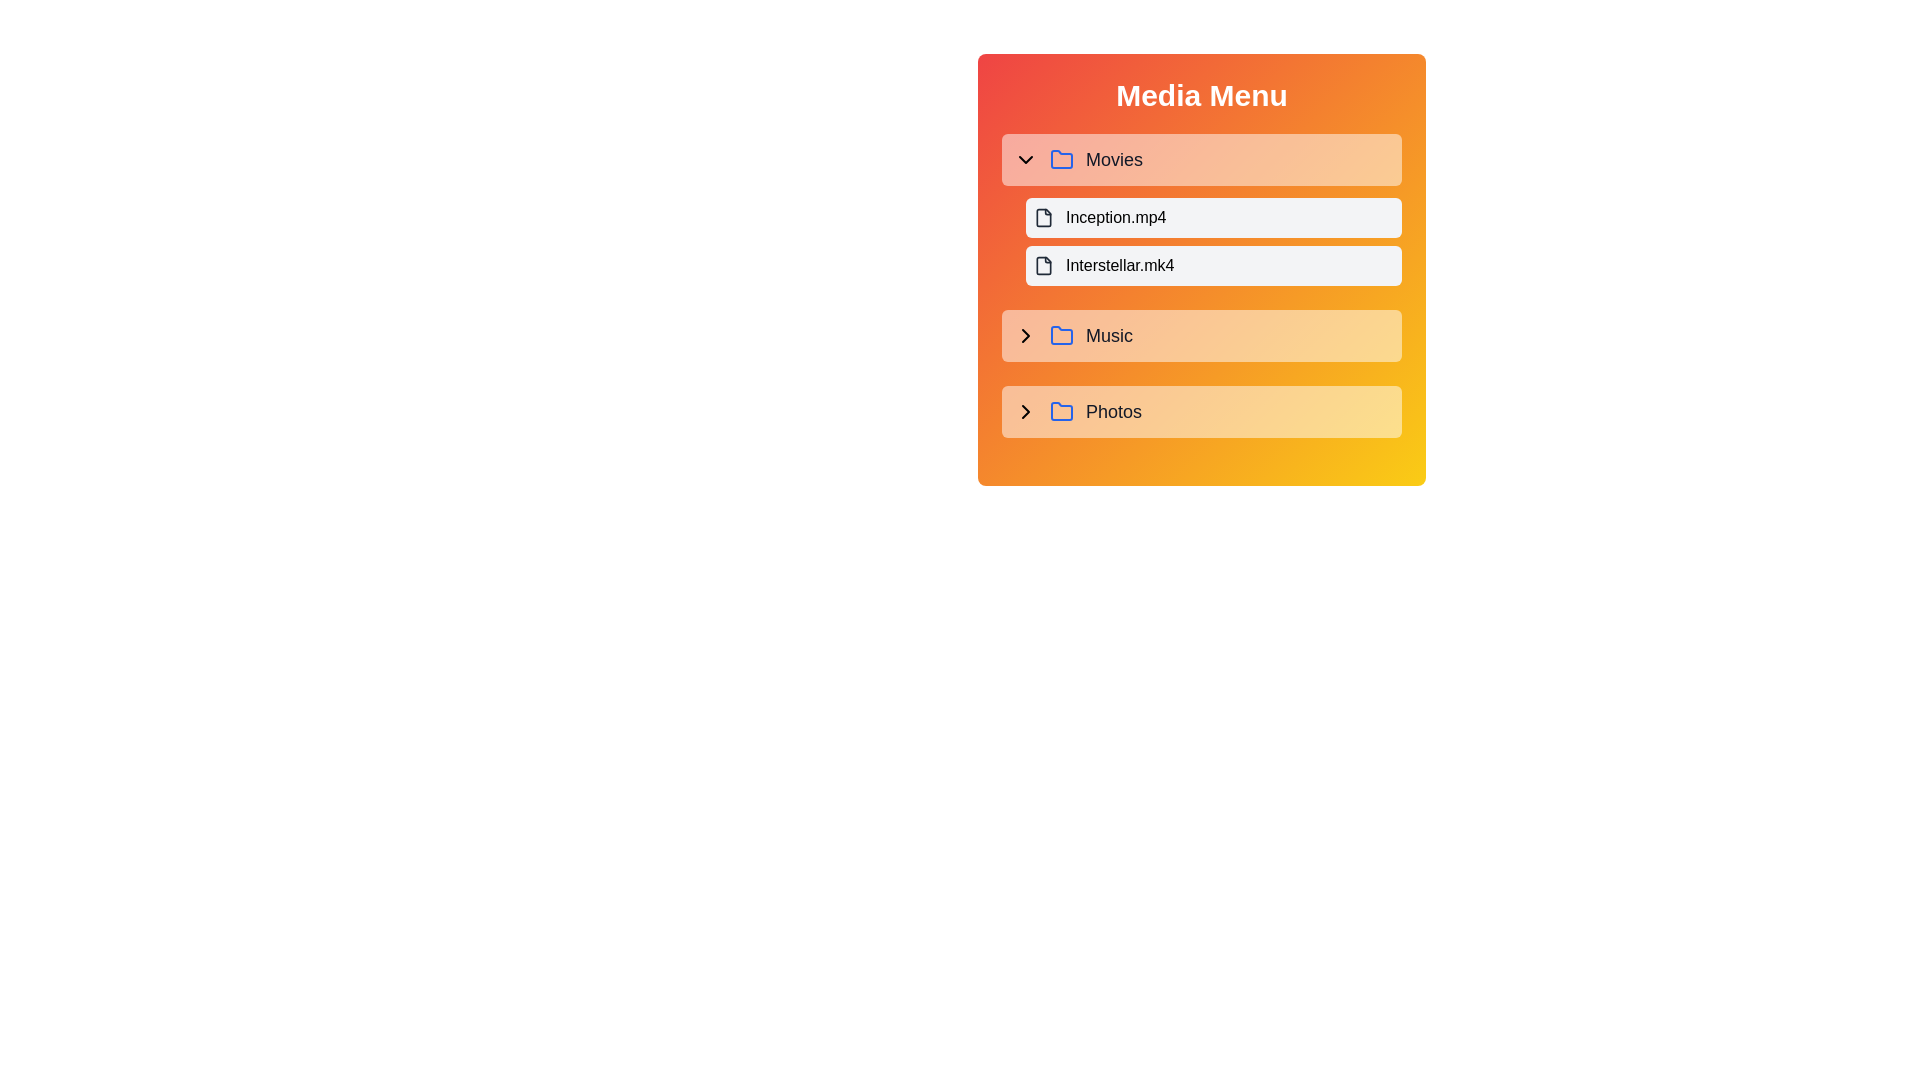 This screenshot has height=1080, width=1920. Describe the element at coordinates (1026, 334) in the screenshot. I see `the right-pointing chevron icon located to the left of the 'Music' text` at that location.